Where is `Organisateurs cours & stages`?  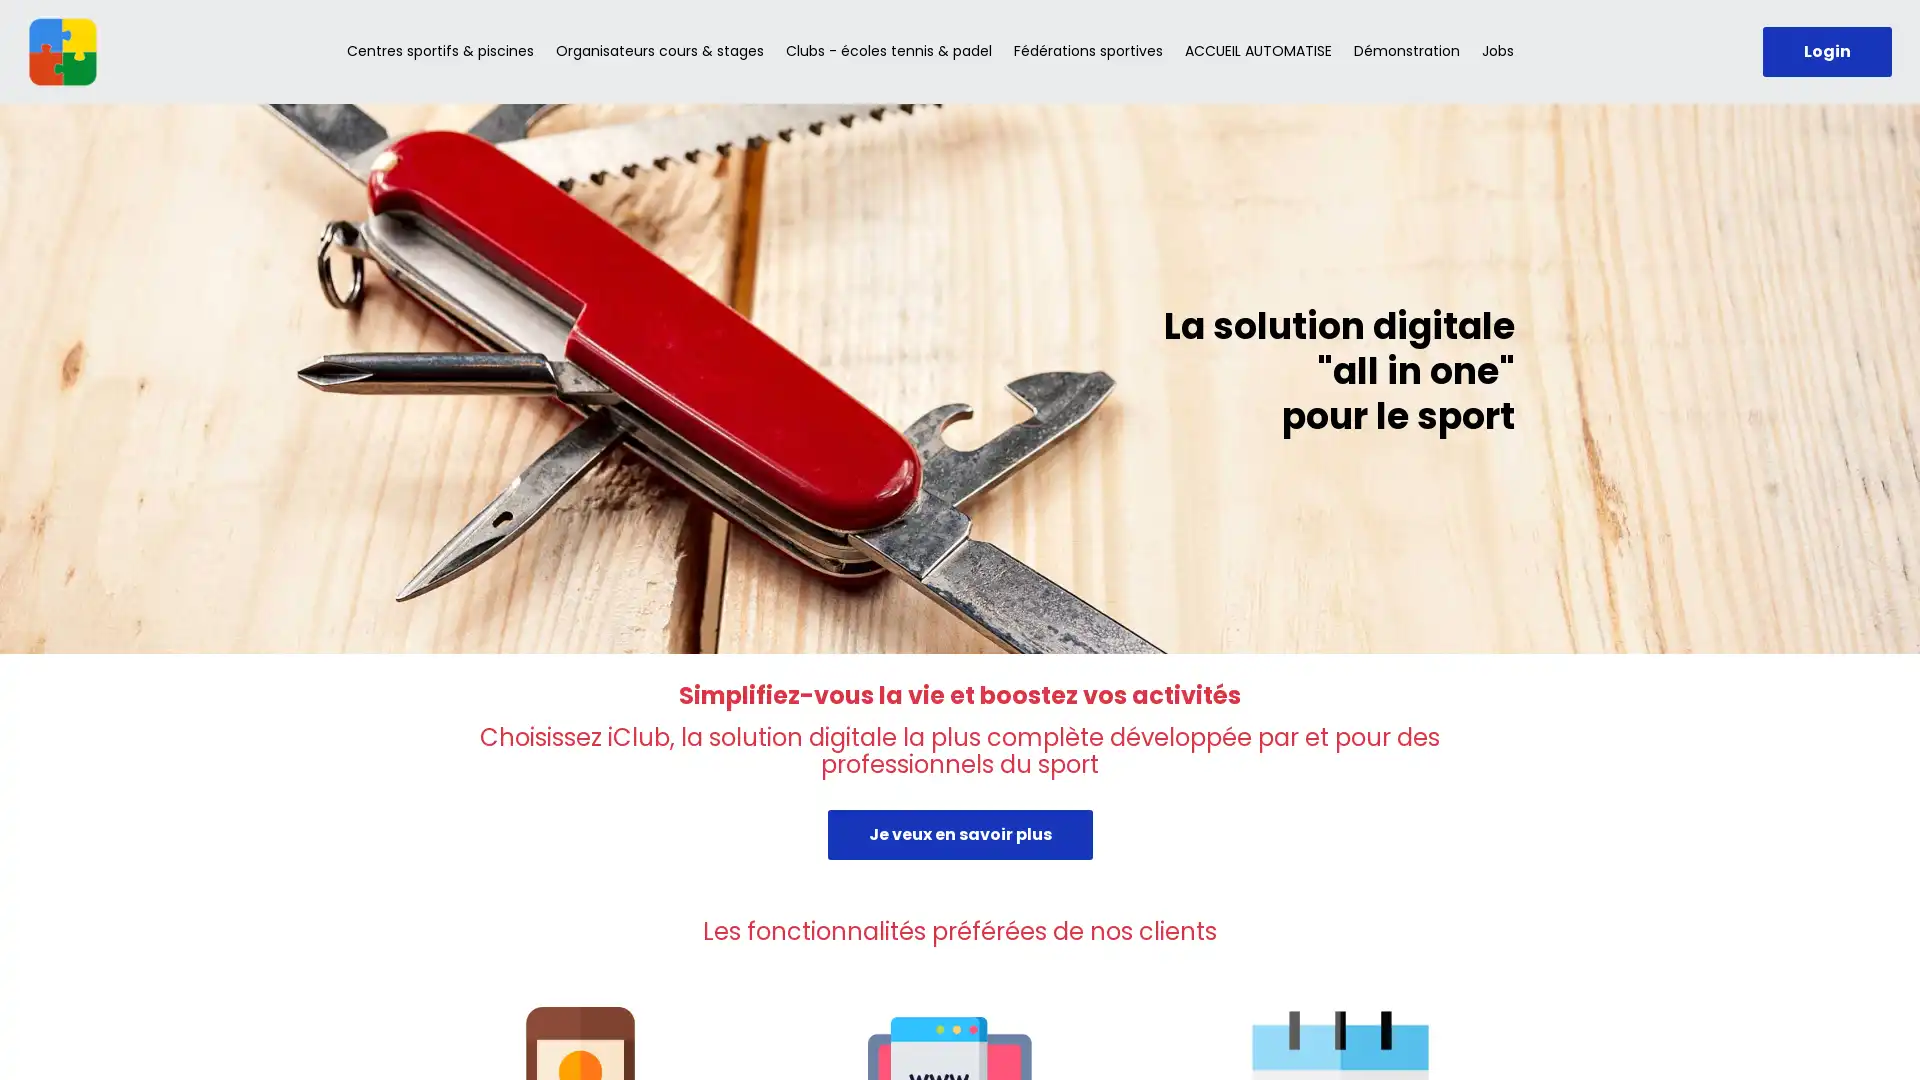 Organisateurs cours & stages is located at coordinates (658, 50).